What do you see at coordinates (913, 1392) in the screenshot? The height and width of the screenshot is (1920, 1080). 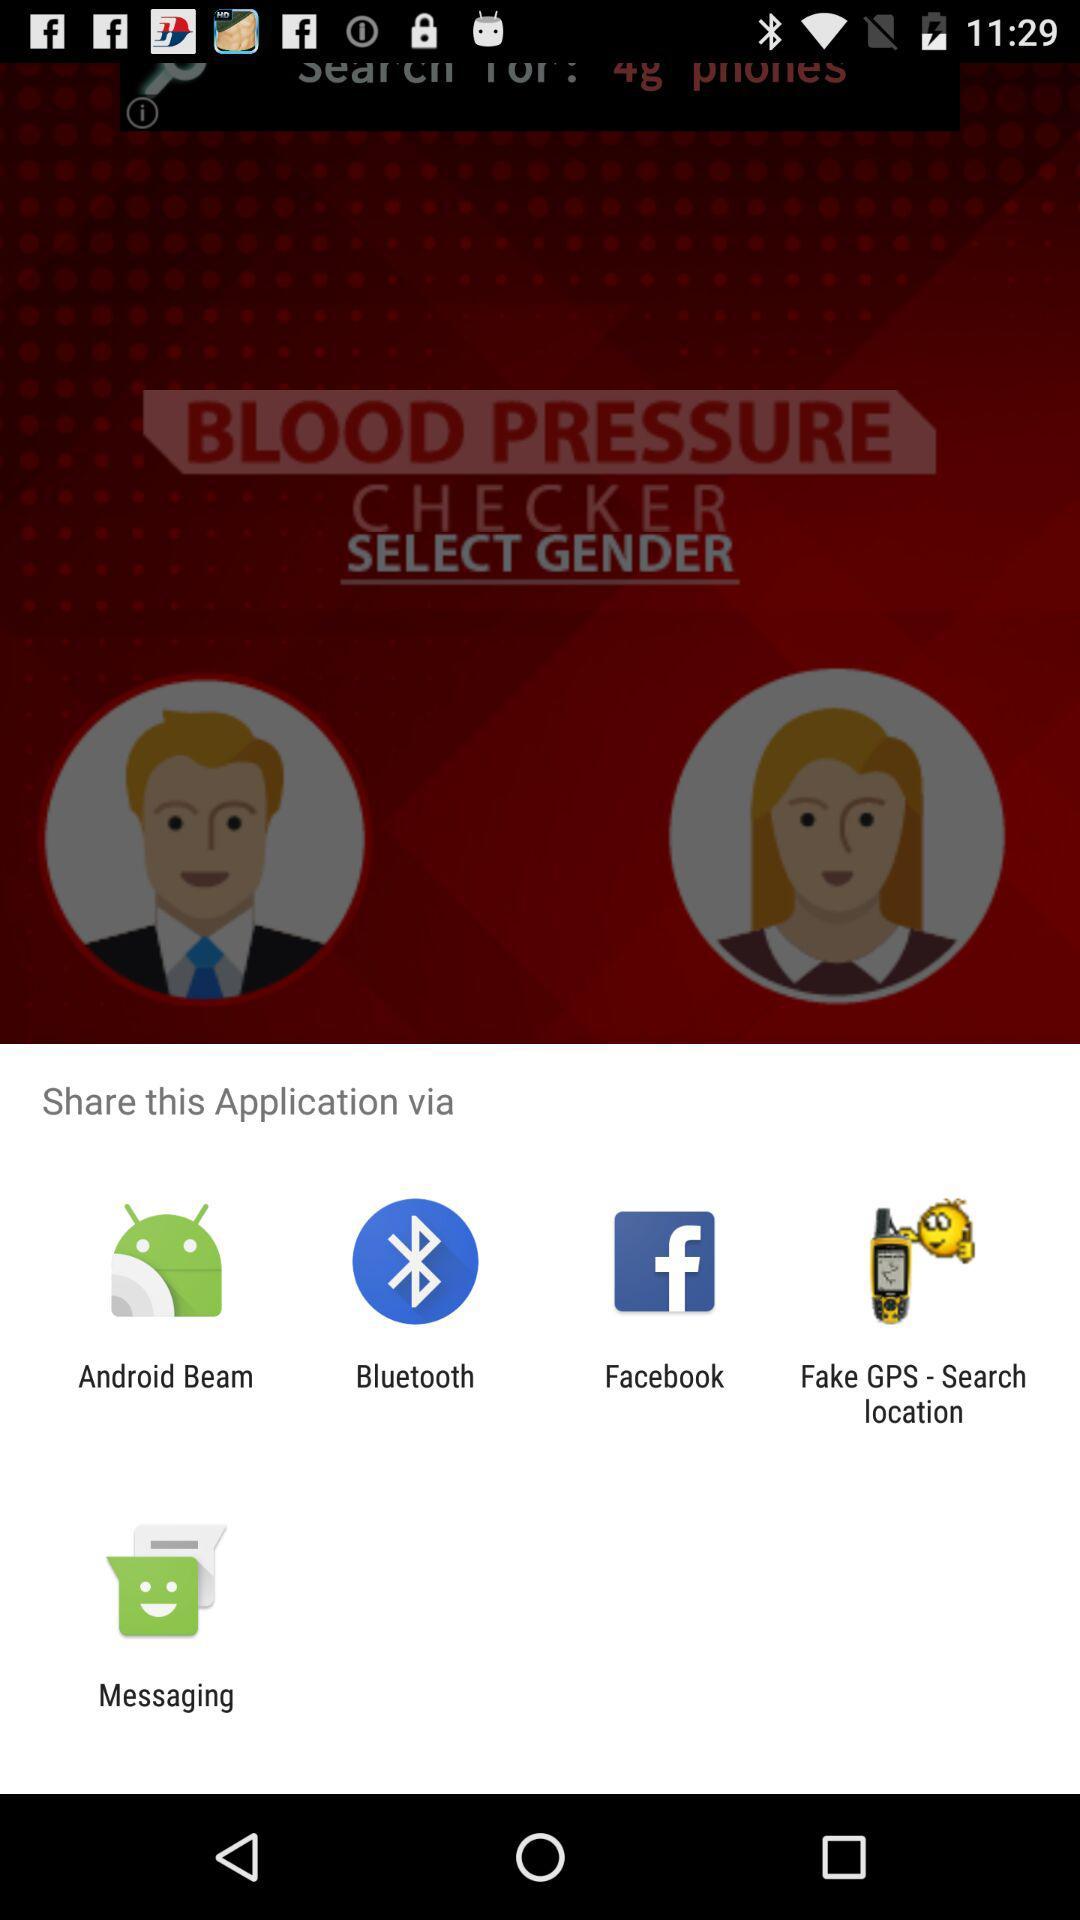 I see `the fake gps search icon` at bounding box center [913, 1392].